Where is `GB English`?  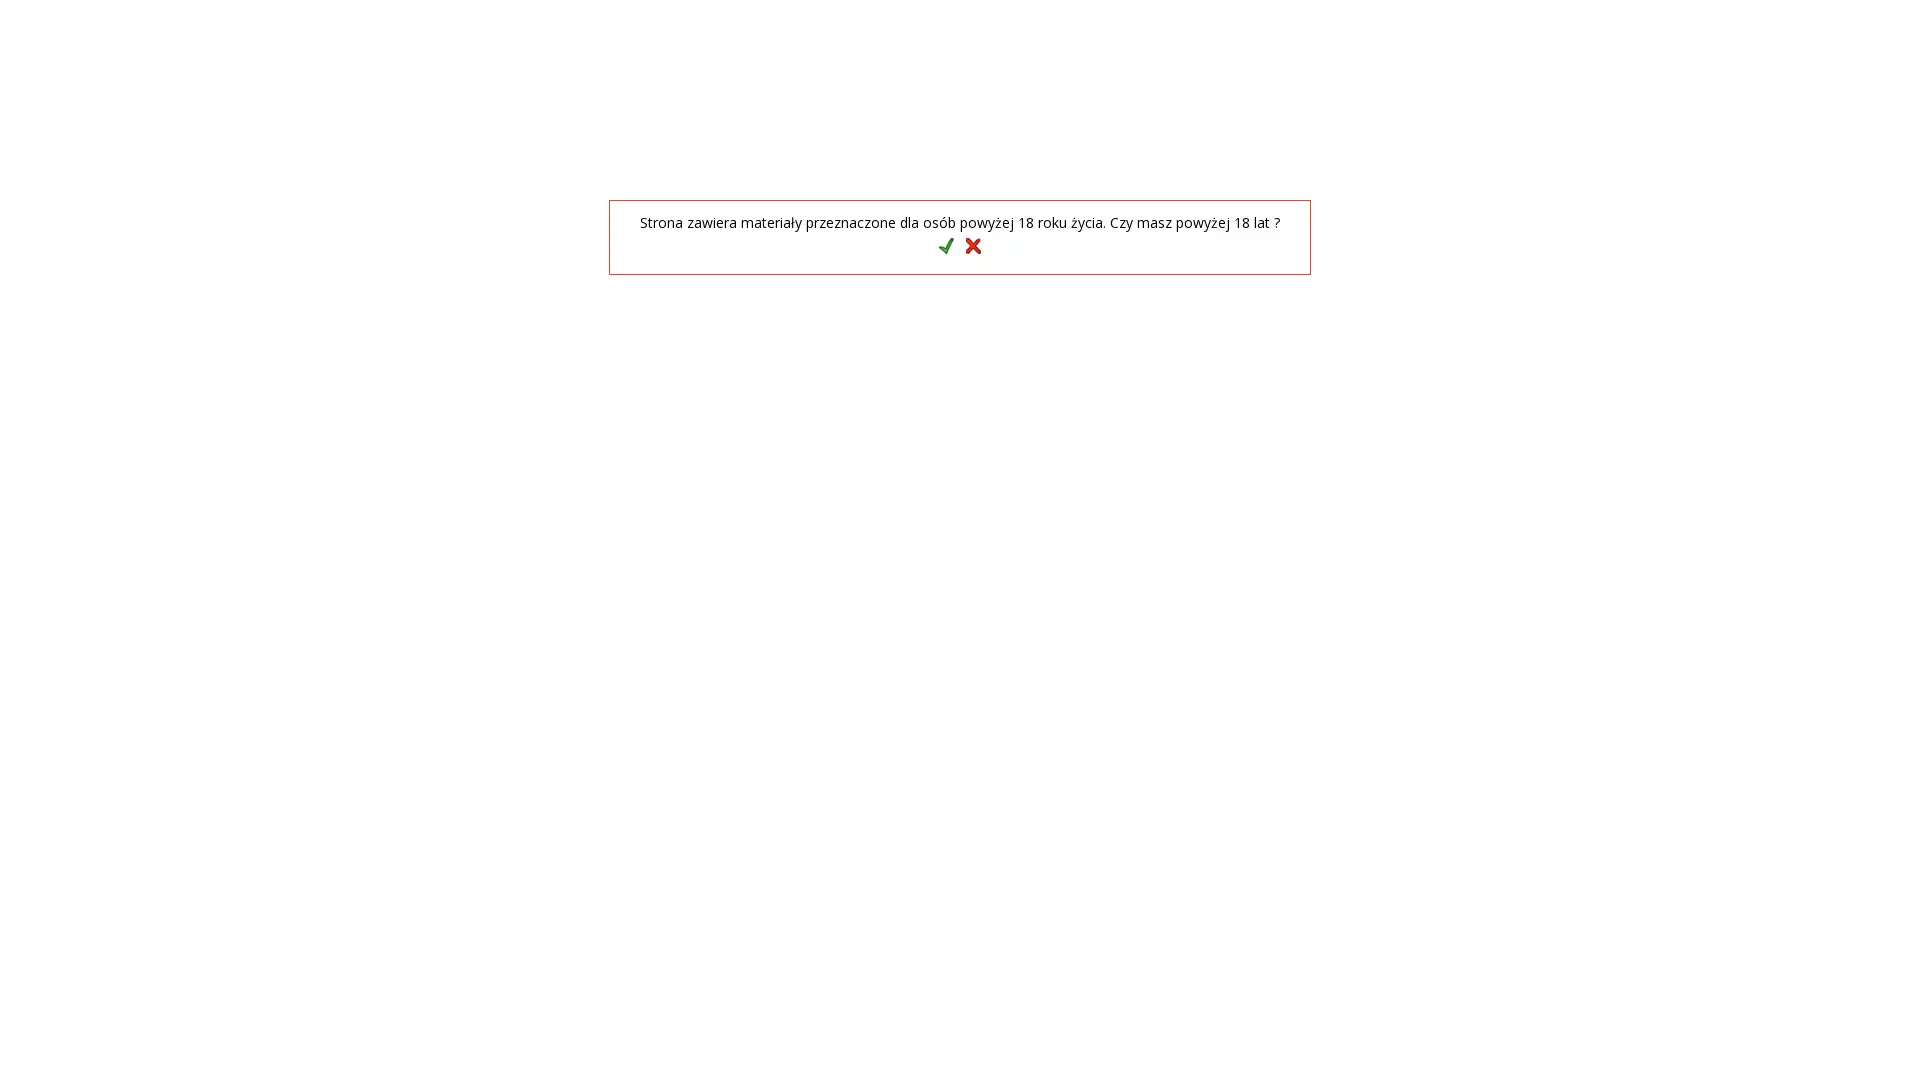 GB English is located at coordinates (1275, 17).